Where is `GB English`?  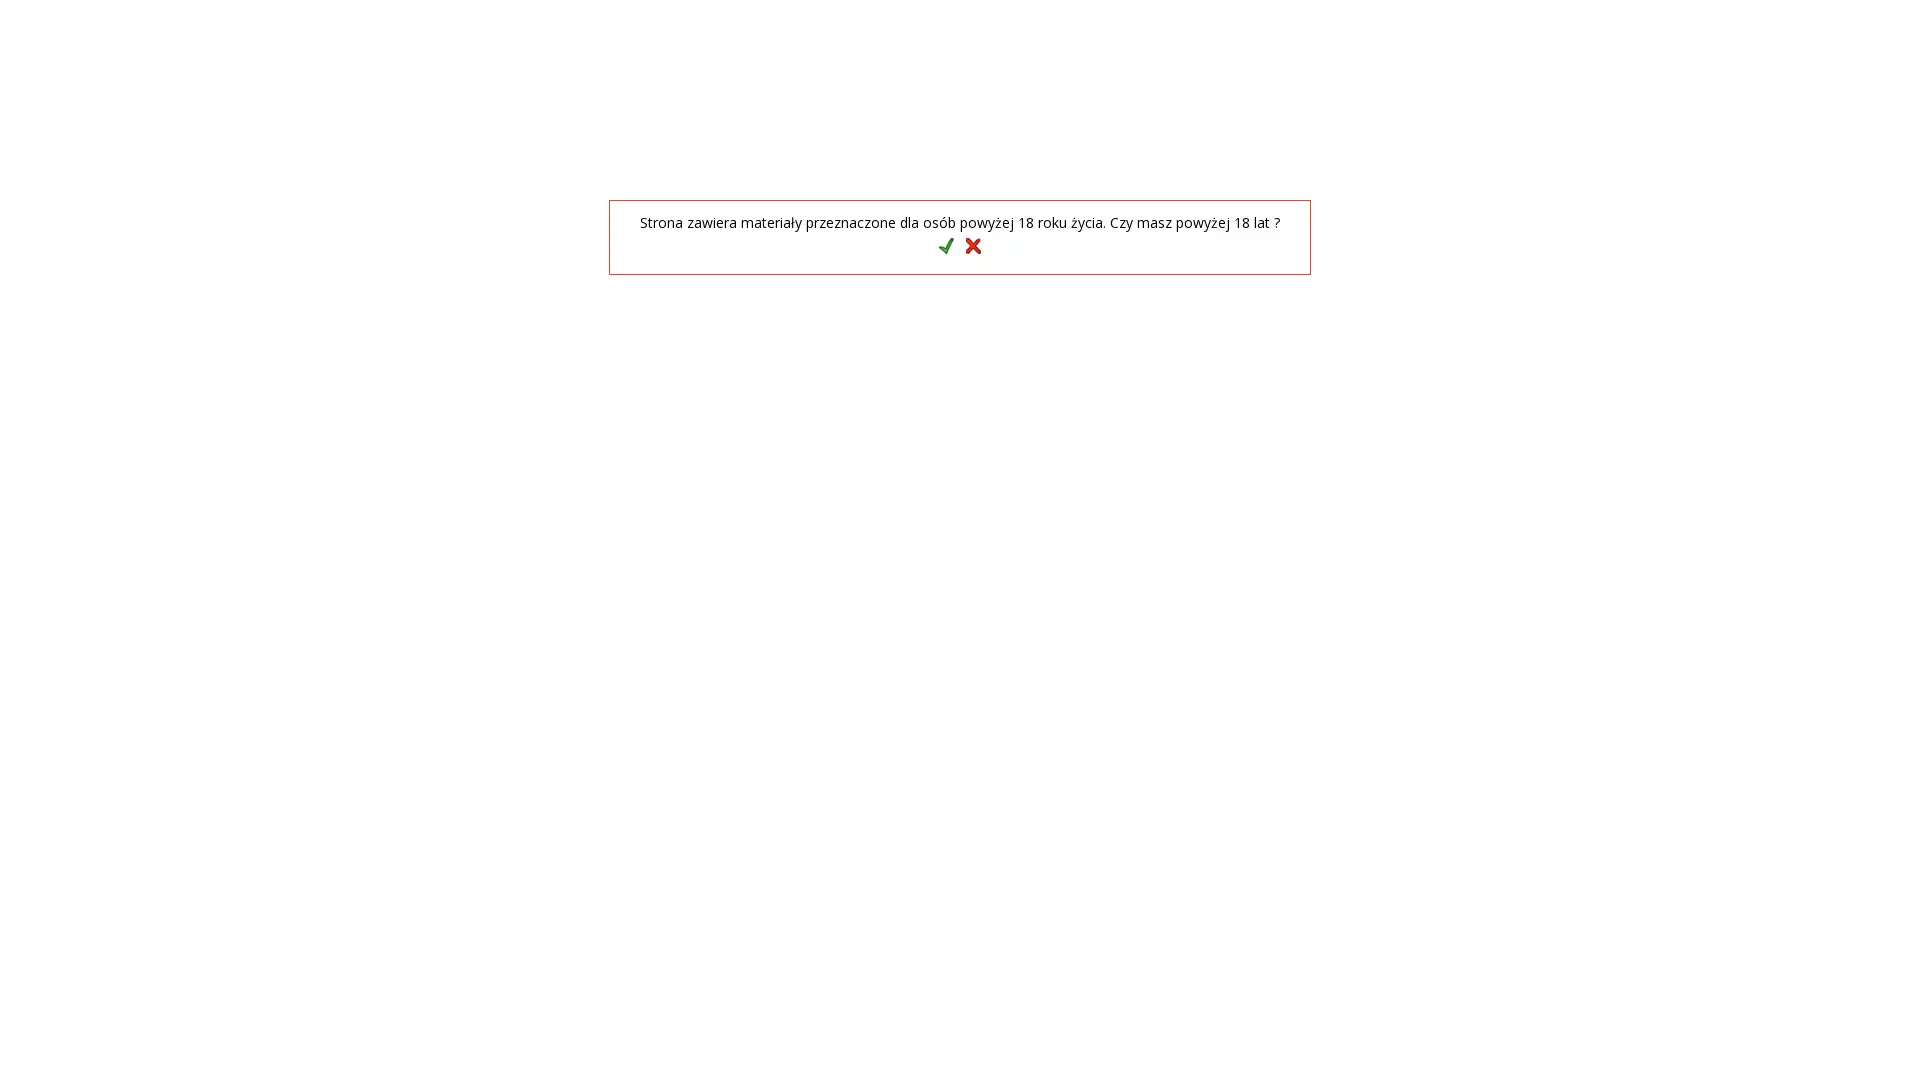 GB English is located at coordinates (1275, 17).